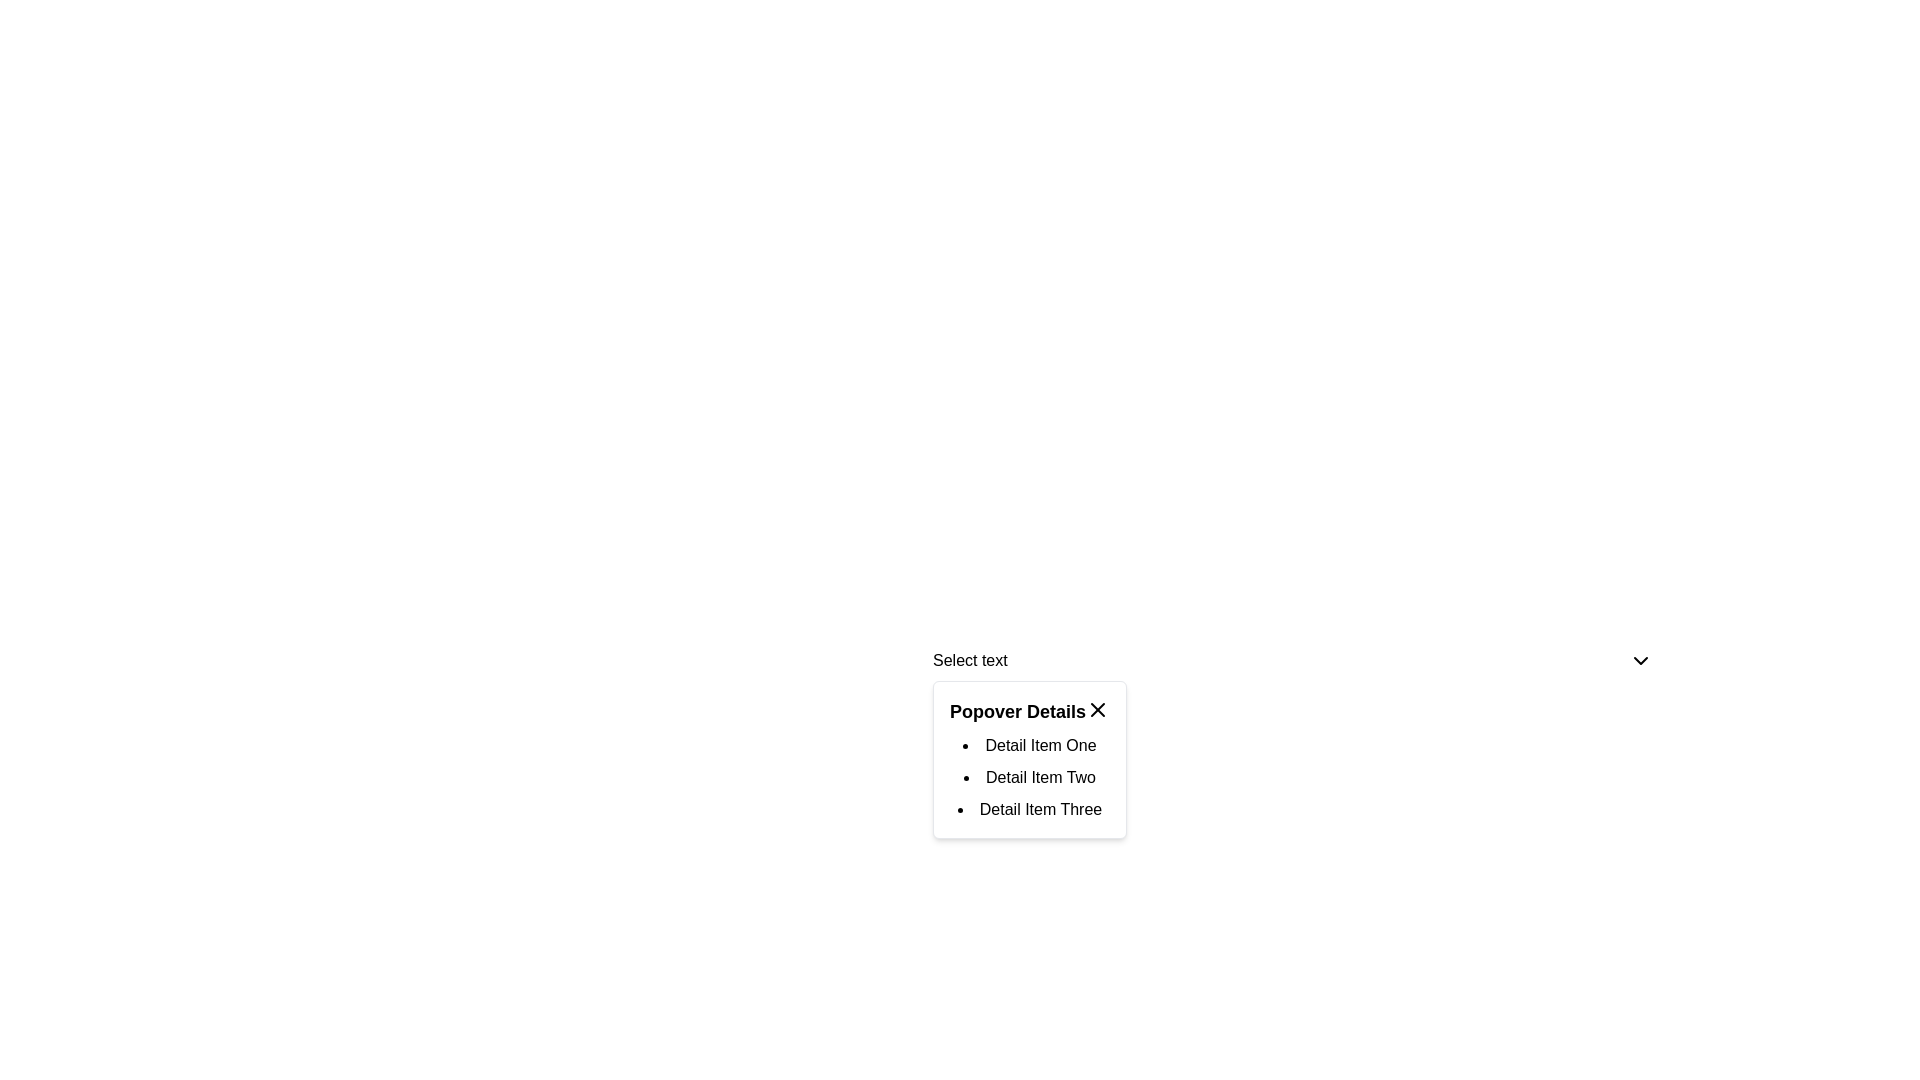 The height and width of the screenshot is (1080, 1920). What do you see at coordinates (1097, 708) in the screenshot?
I see `the 'X' icon located in the upper-right corner of the popover` at bounding box center [1097, 708].